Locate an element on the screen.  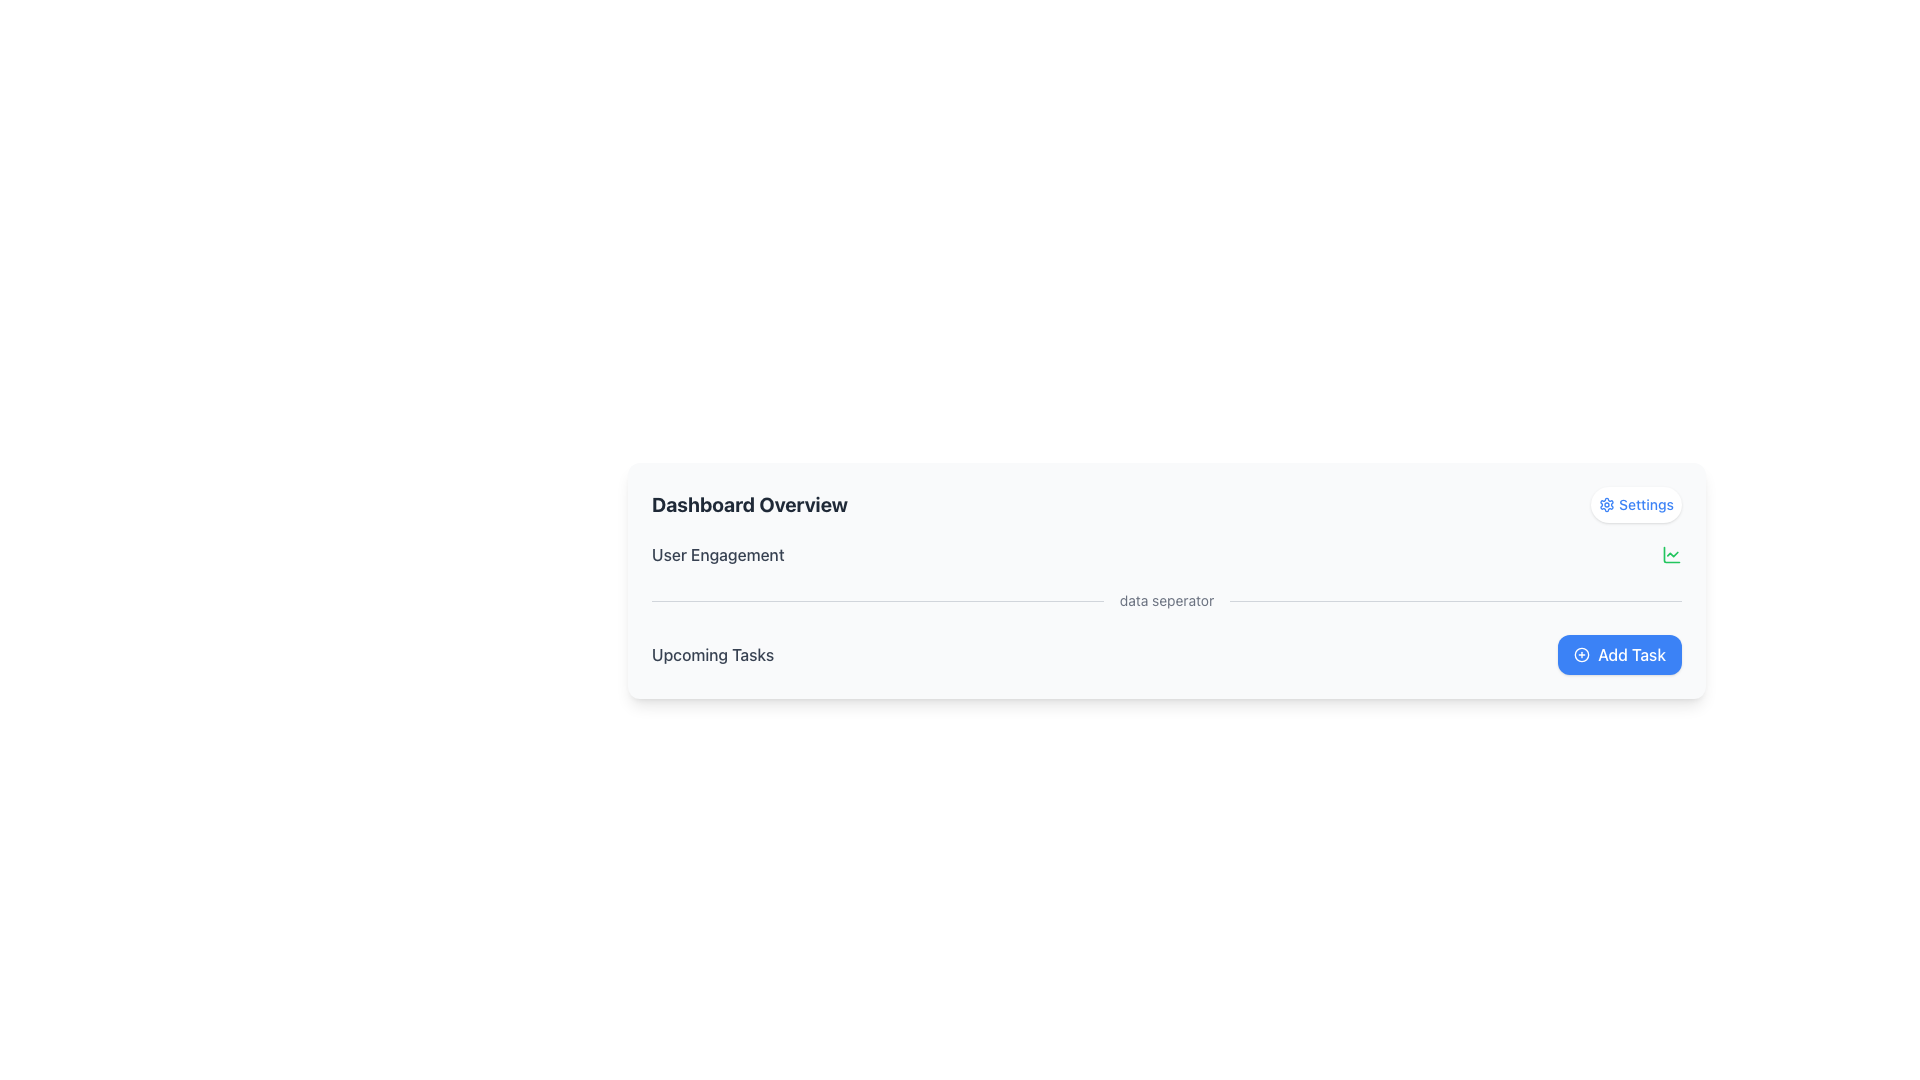
the cogwheel icon with a blue outline located within the white circular button is located at coordinates (1607, 504).